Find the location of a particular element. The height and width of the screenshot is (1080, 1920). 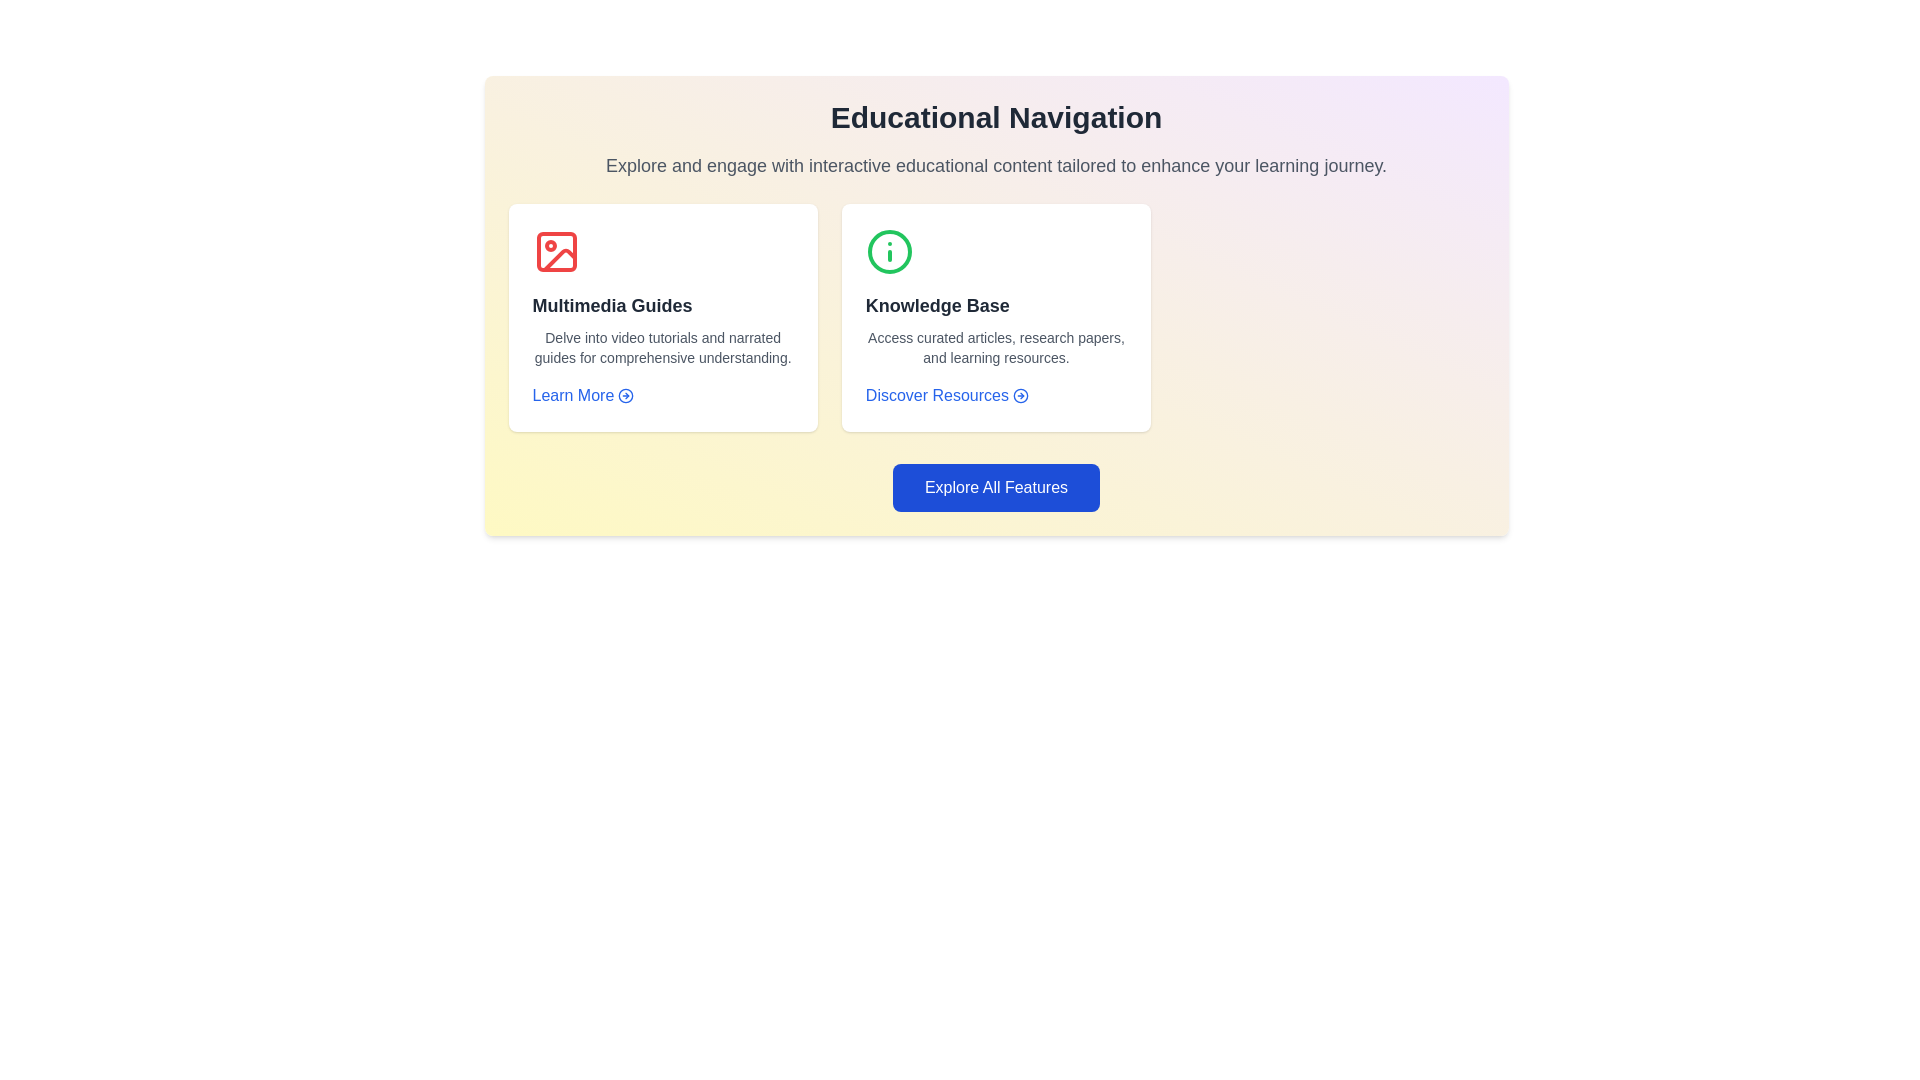

the information icon located at the top right corner of the 'Knowledge Base' card is located at coordinates (888, 250).